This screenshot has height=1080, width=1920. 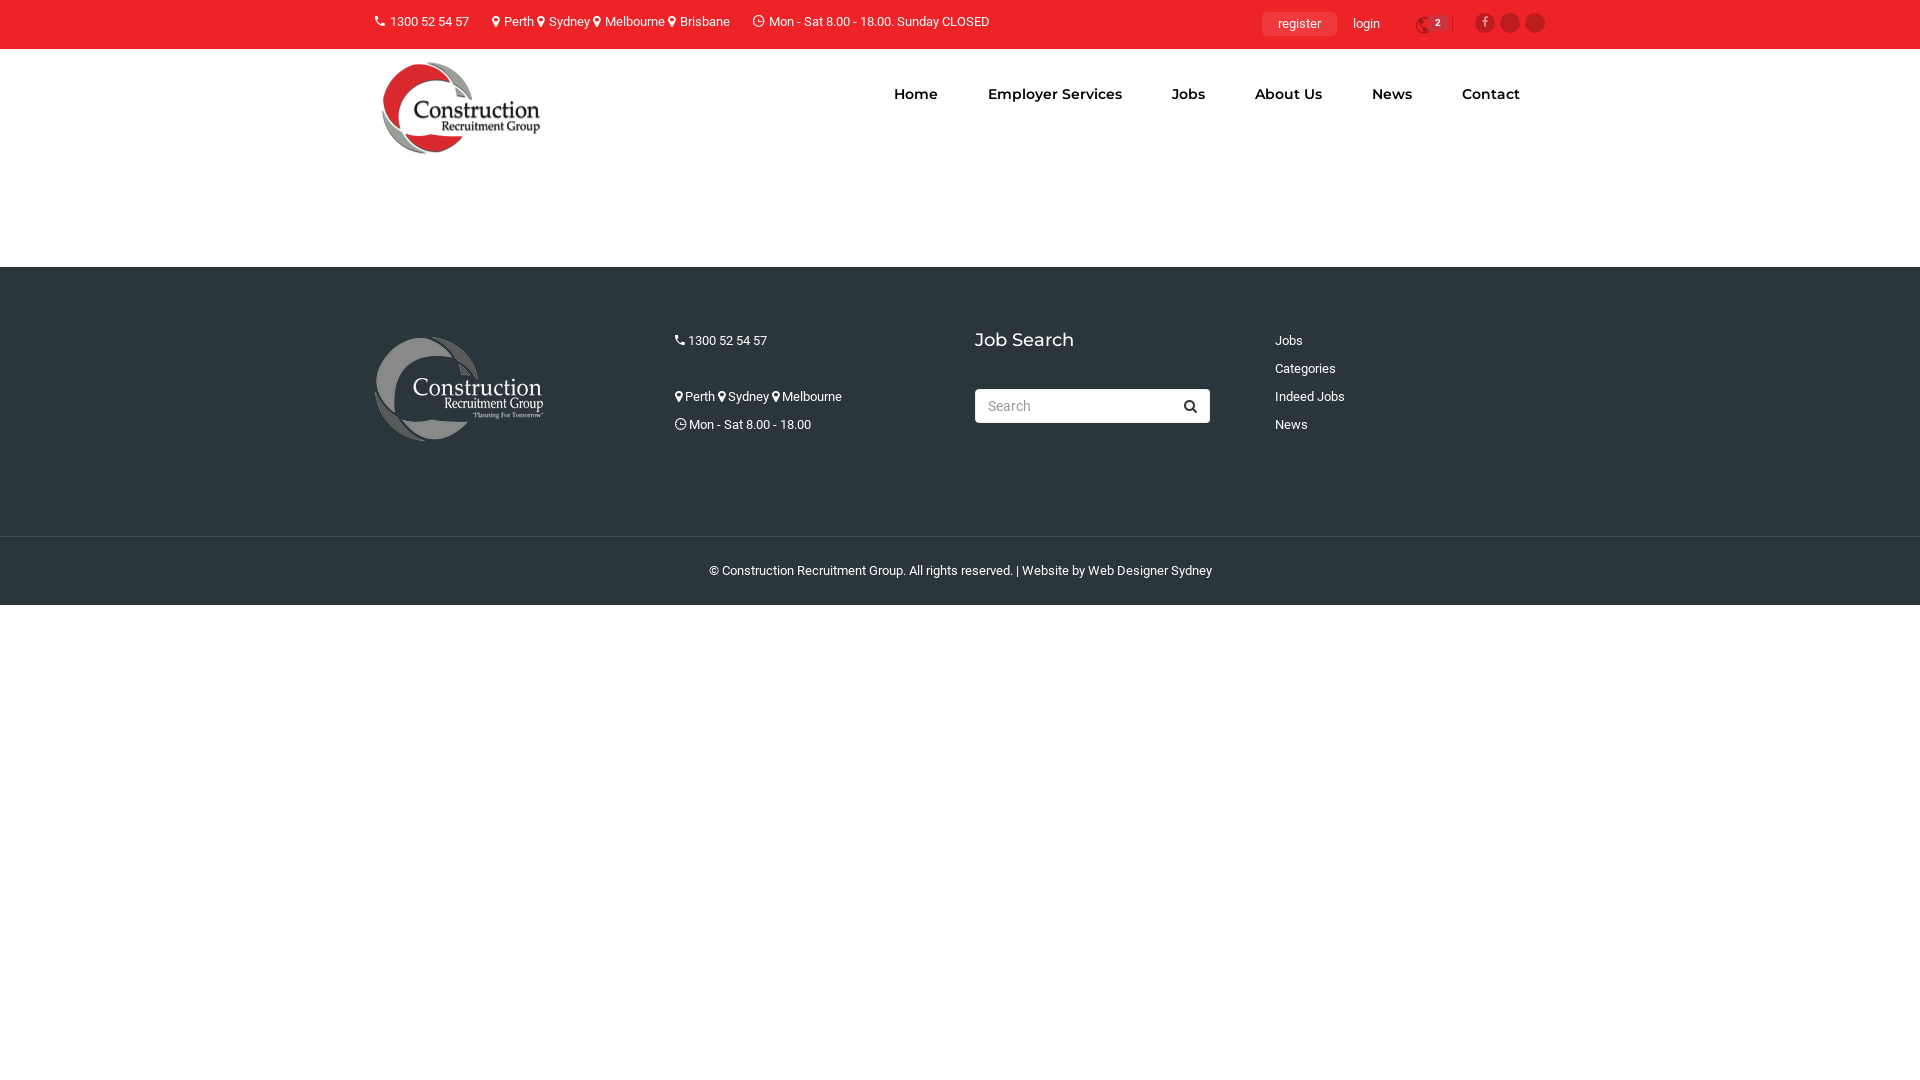 What do you see at coordinates (915, 93) in the screenshot?
I see `'Home'` at bounding box center [915, 93].